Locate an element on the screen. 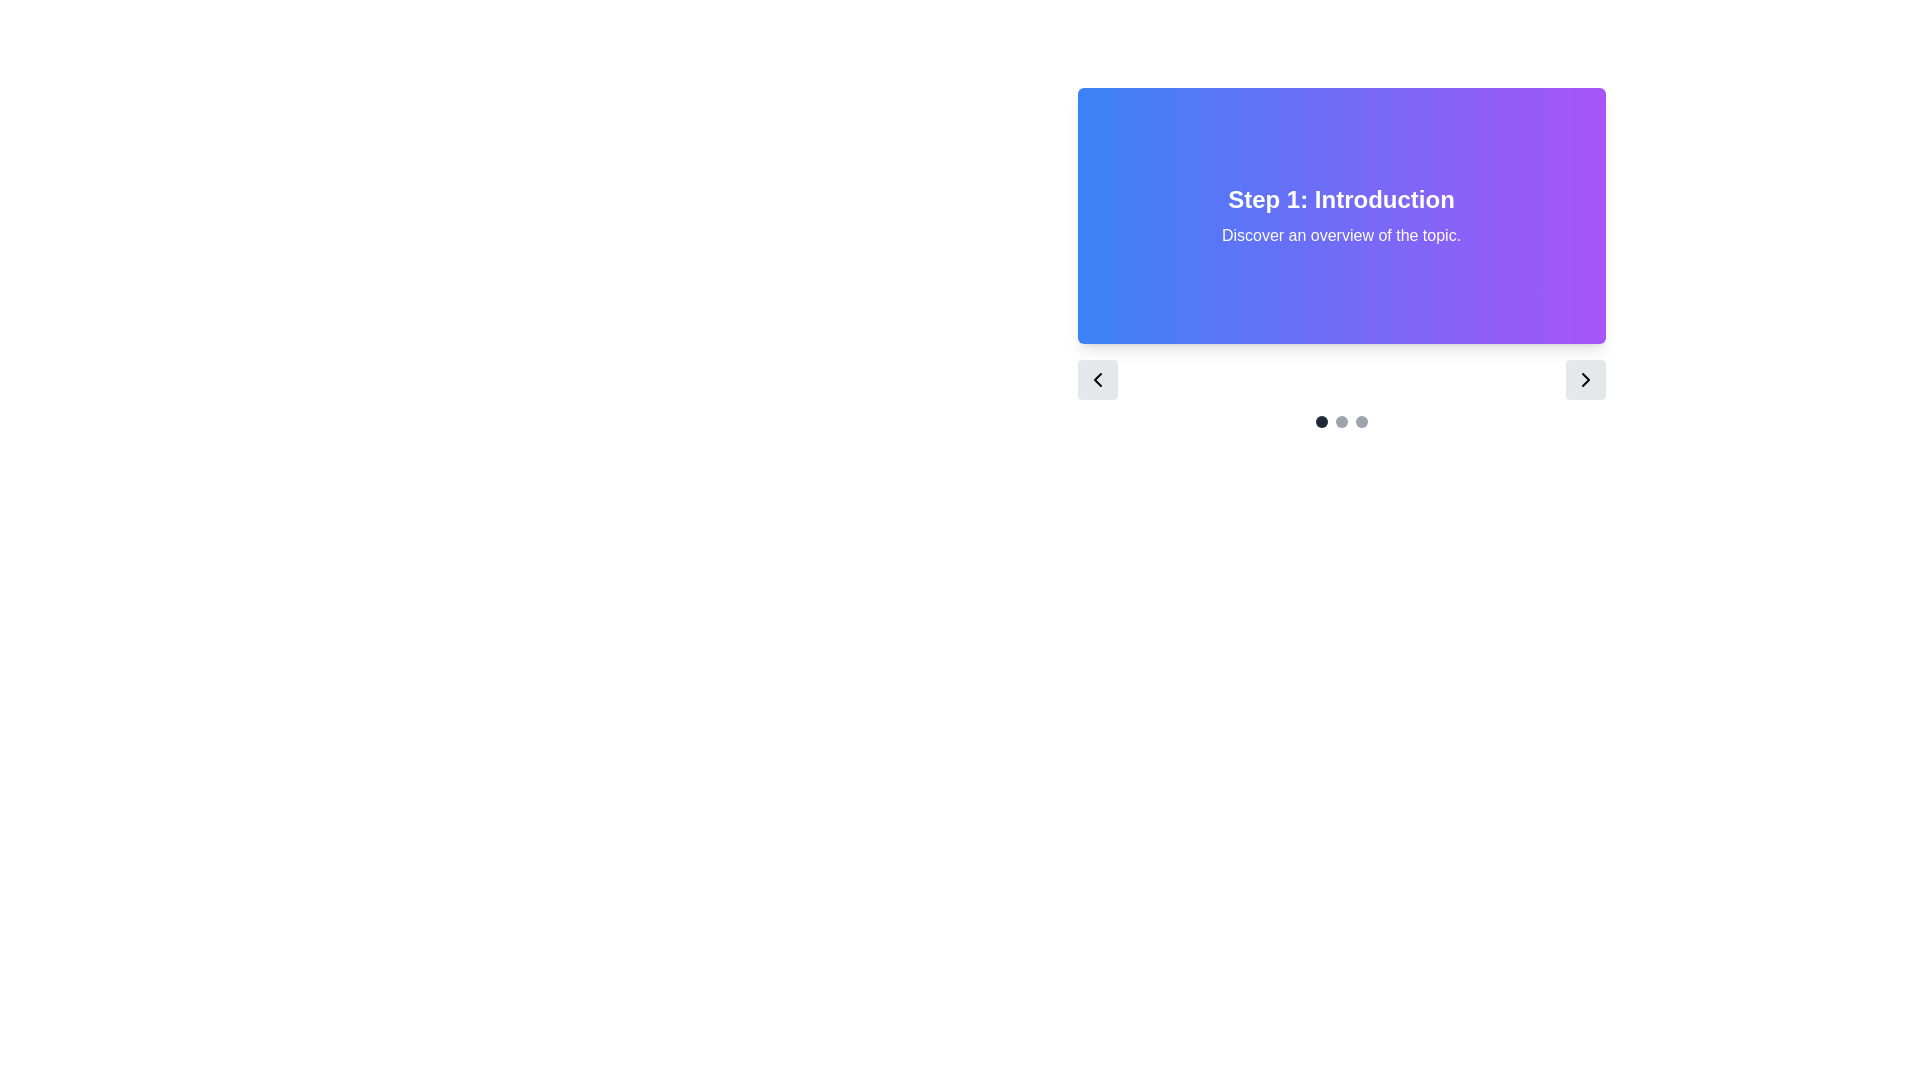  the left chevron arrow icon in the carousel navigation bar is located at coordinates (1096, 380).